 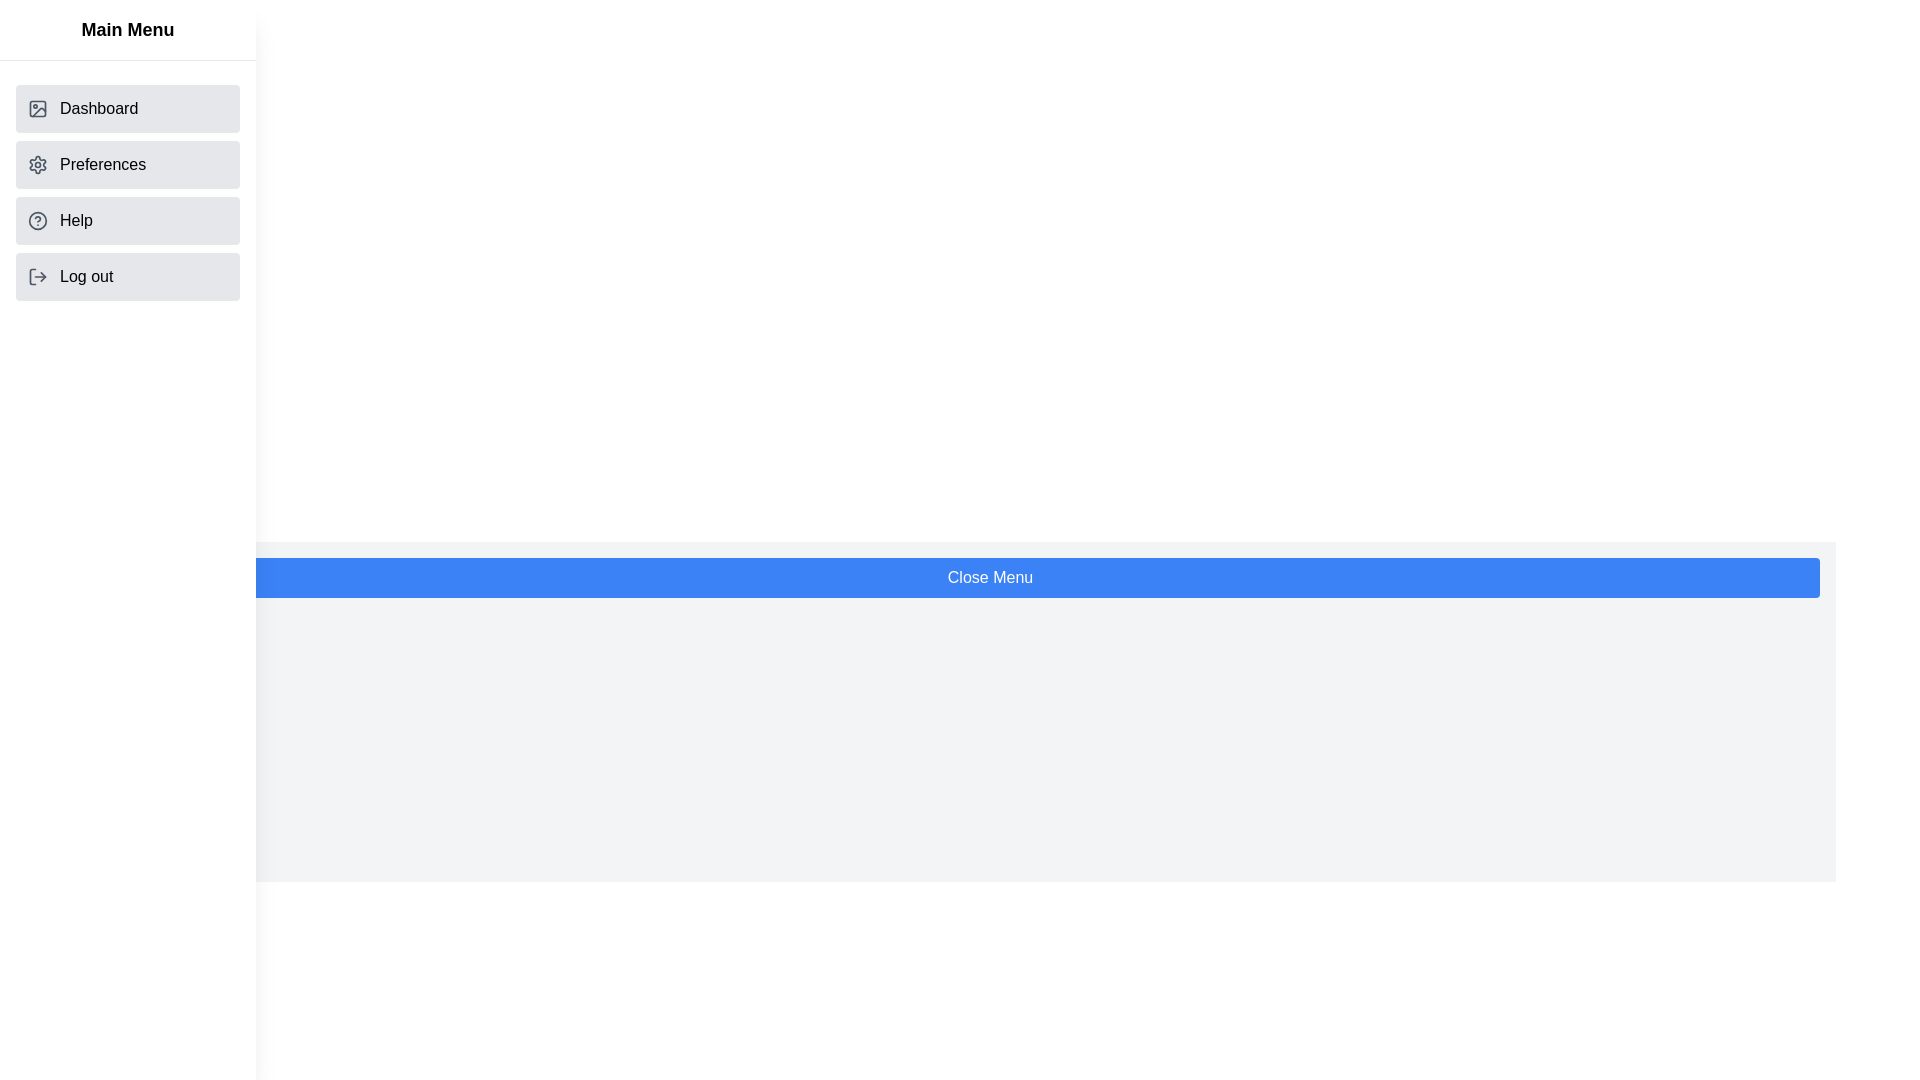 I want to click on the 'Help' option in the sidebar menu, so click(x=127, y=220).